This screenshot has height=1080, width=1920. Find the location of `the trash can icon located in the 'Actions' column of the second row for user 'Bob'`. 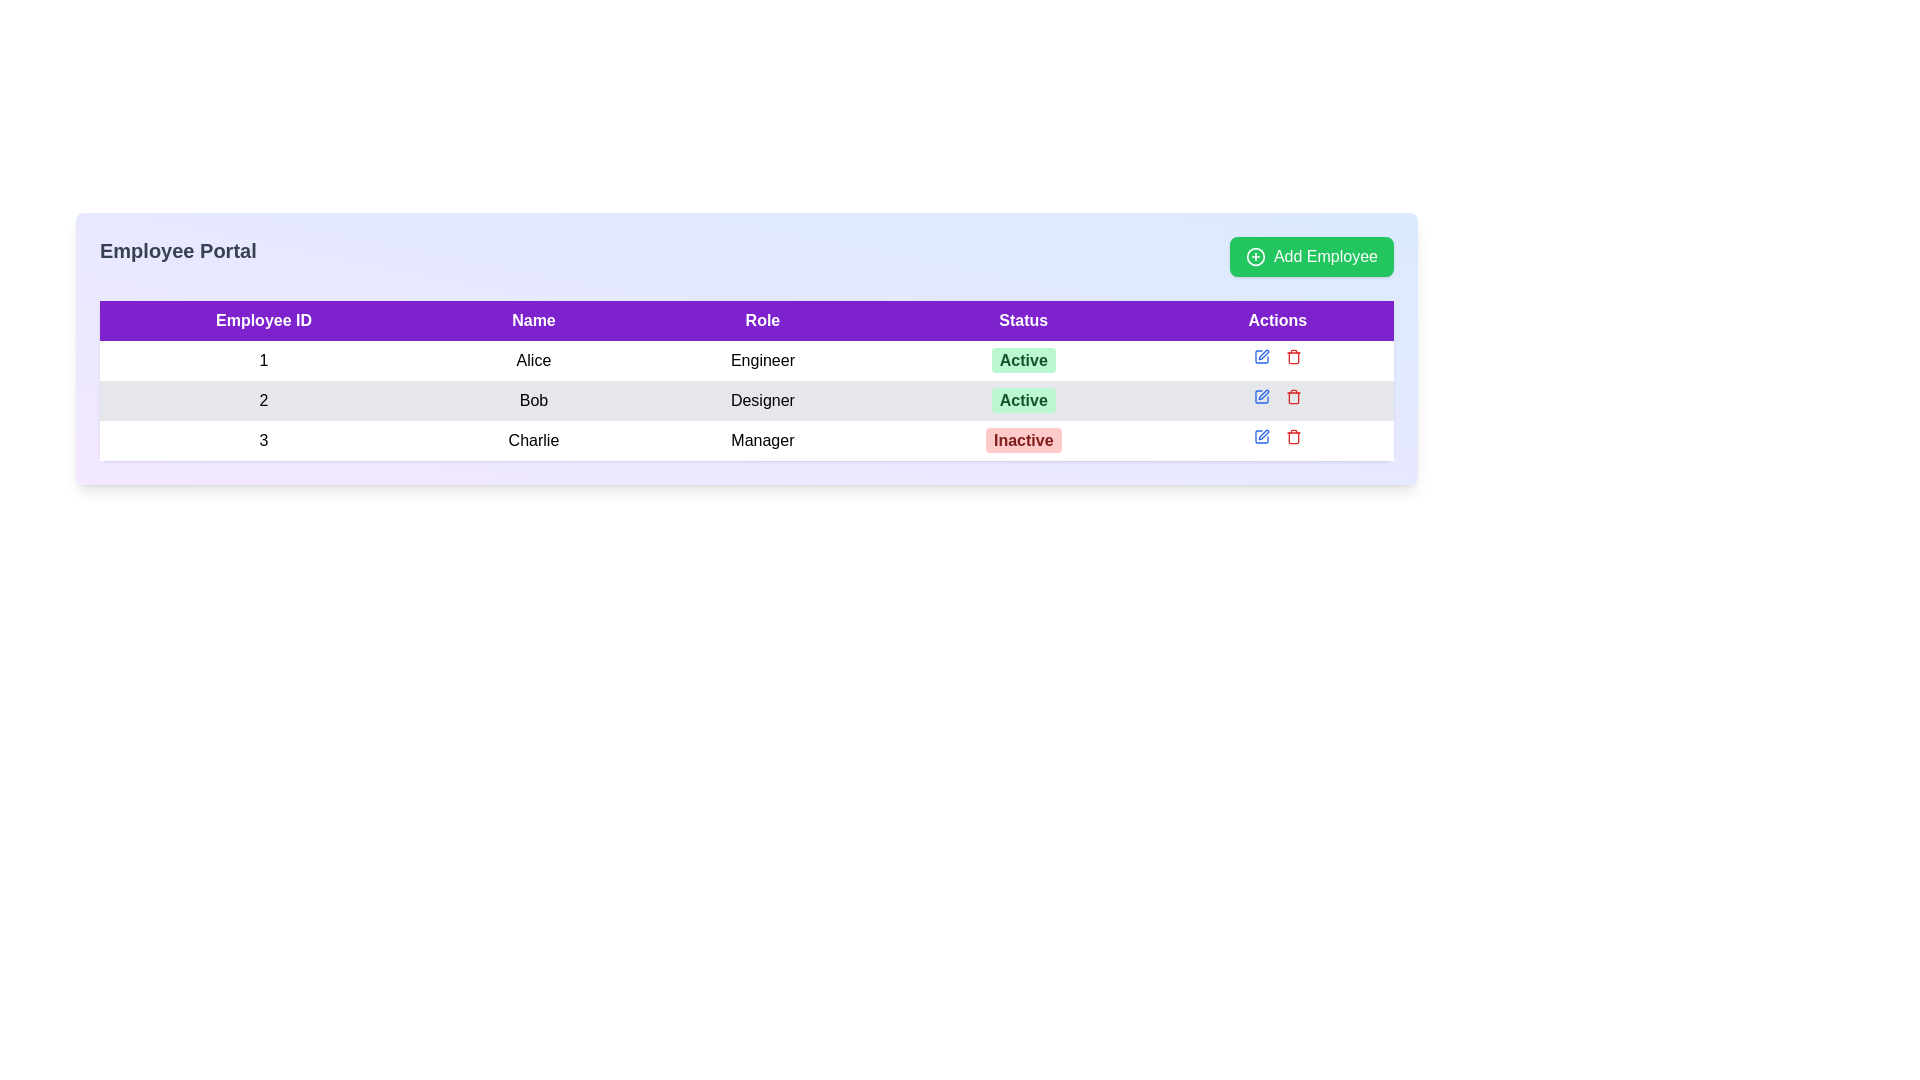

the trash can icon located in the 'Actions' column of the second row for user 'Bob' is located at coordinates (1293, 398).